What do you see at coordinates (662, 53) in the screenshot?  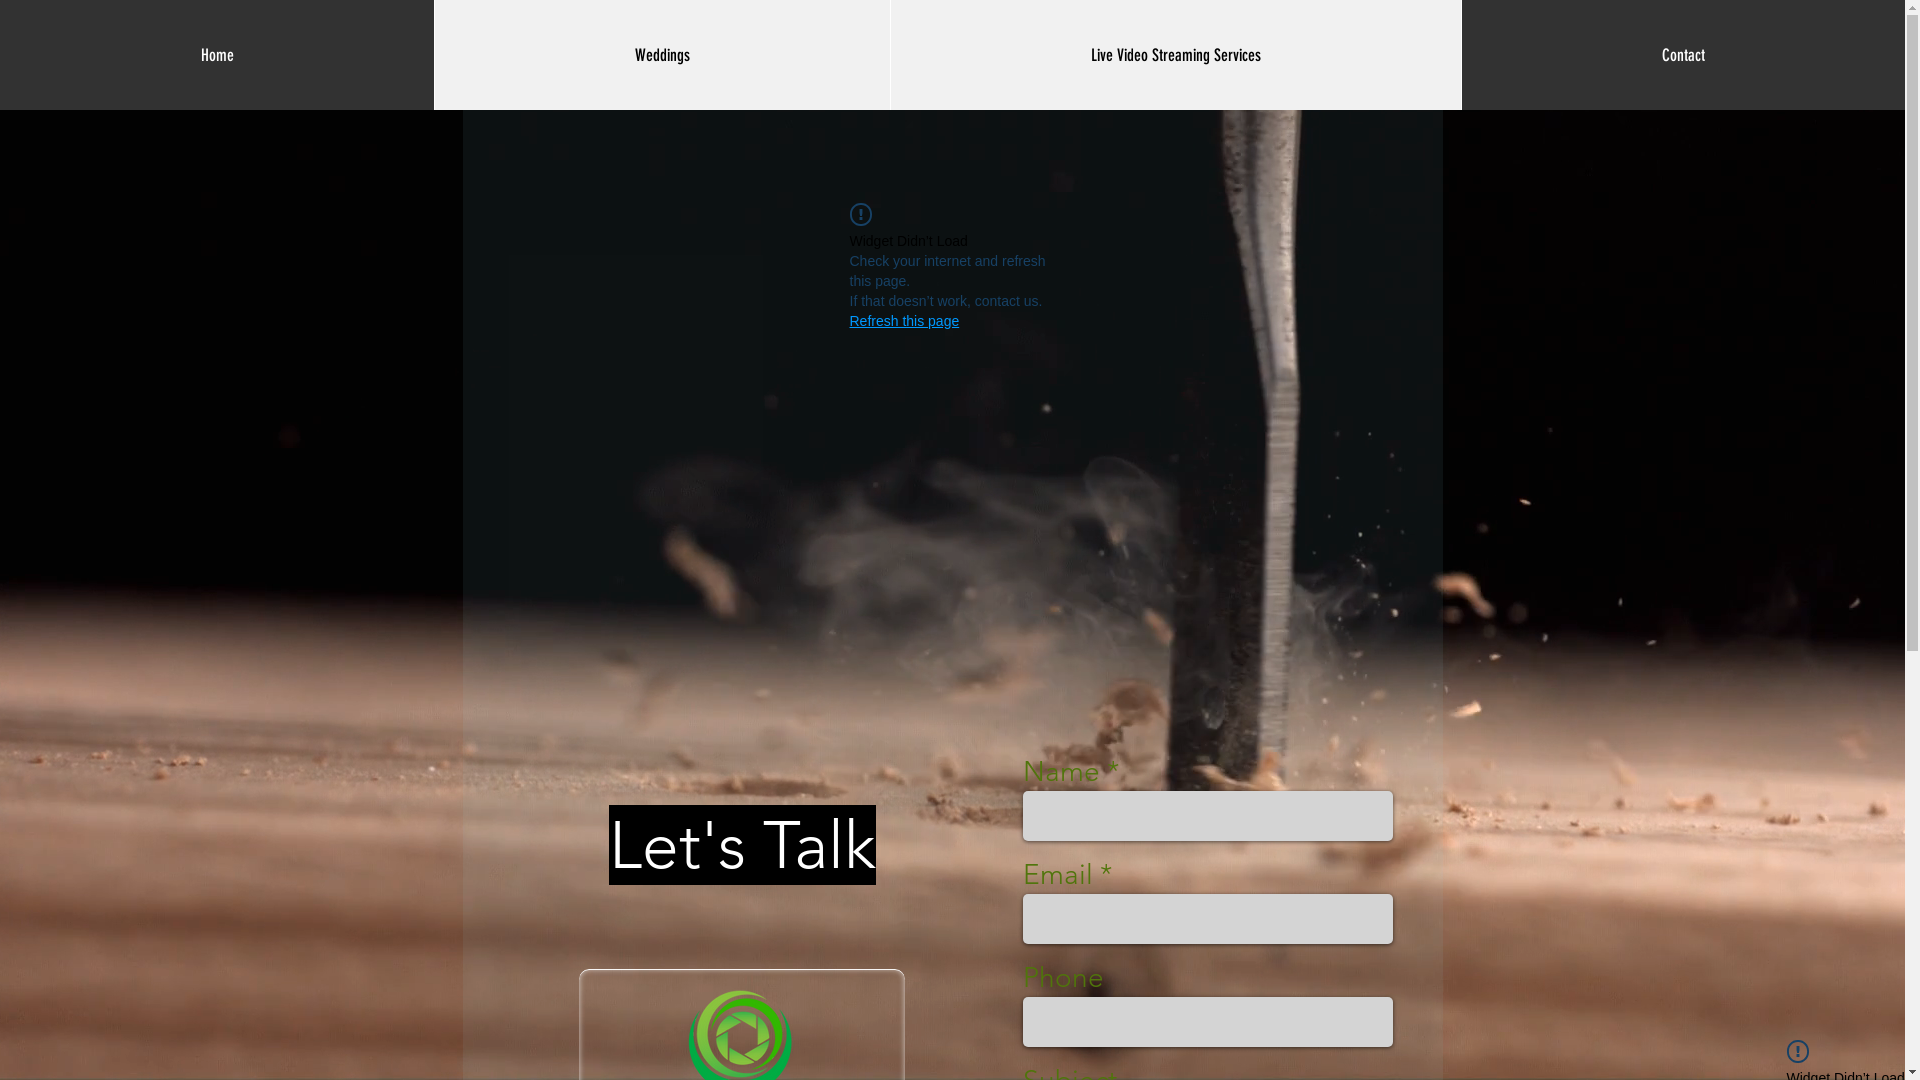 I see `'Weddings'` at bounding box center [662, 53].